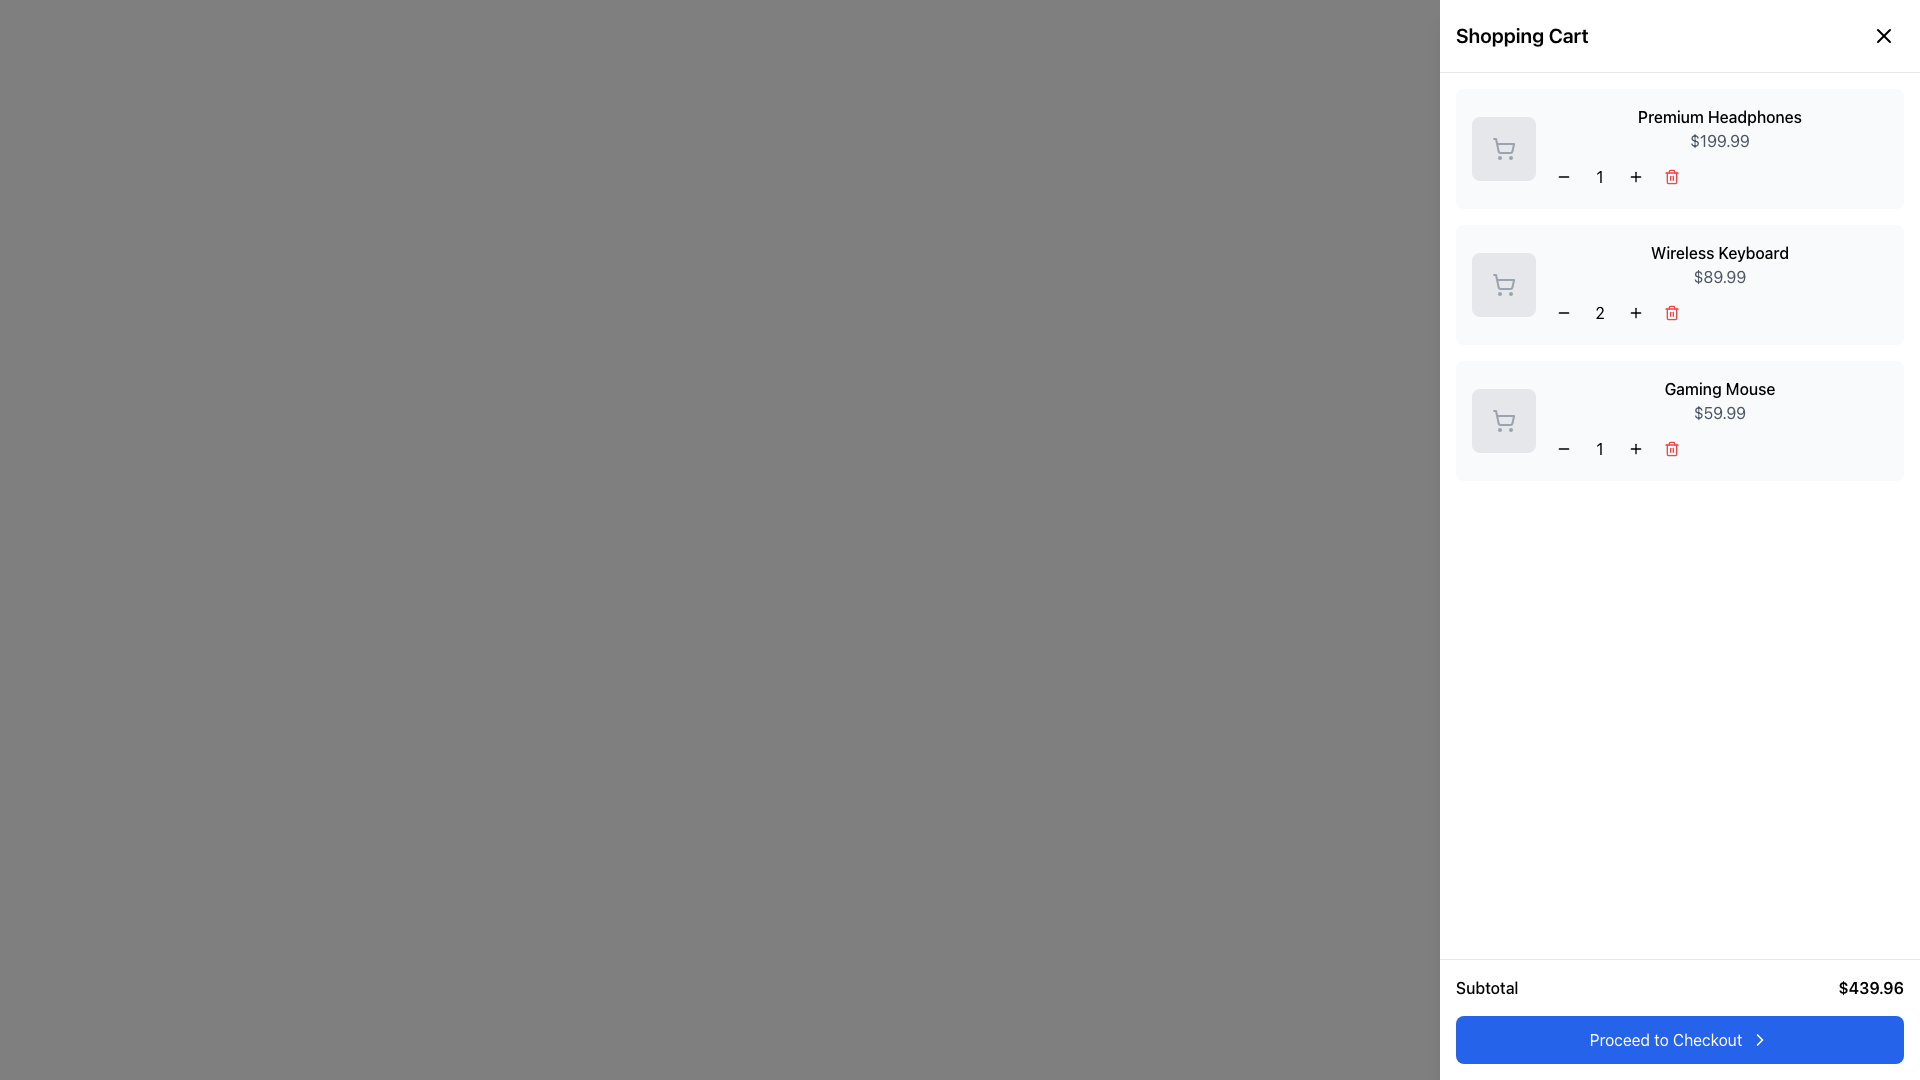  What do you see at coordinates (1882, 35) in the screenshot?
I see `the circular button with an 'X' icon located in the top-right corner of the shopping cart interface` at bounding box center [1882, 35].